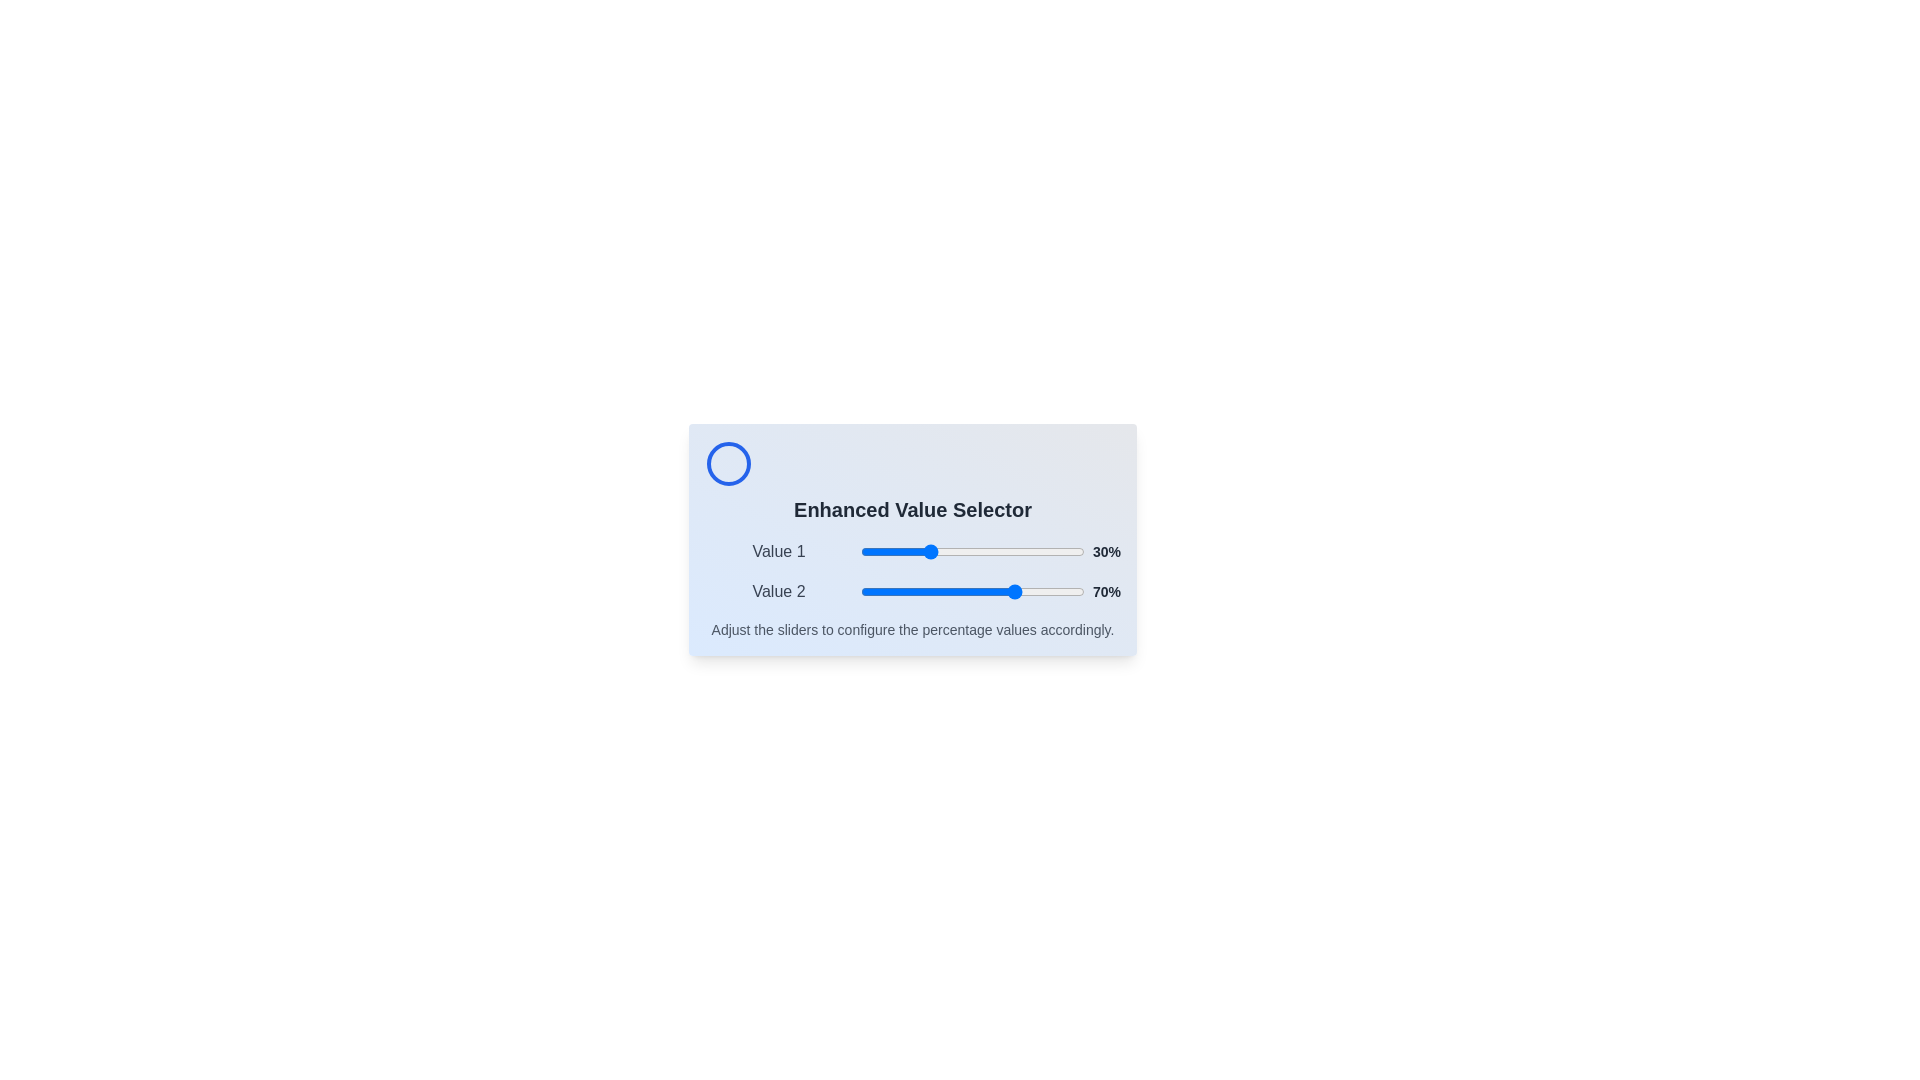  Describe the element at coordinates (1017, 590) in the screenshot. I see `the slider for Value 2 to set its value to 70%` at that location.